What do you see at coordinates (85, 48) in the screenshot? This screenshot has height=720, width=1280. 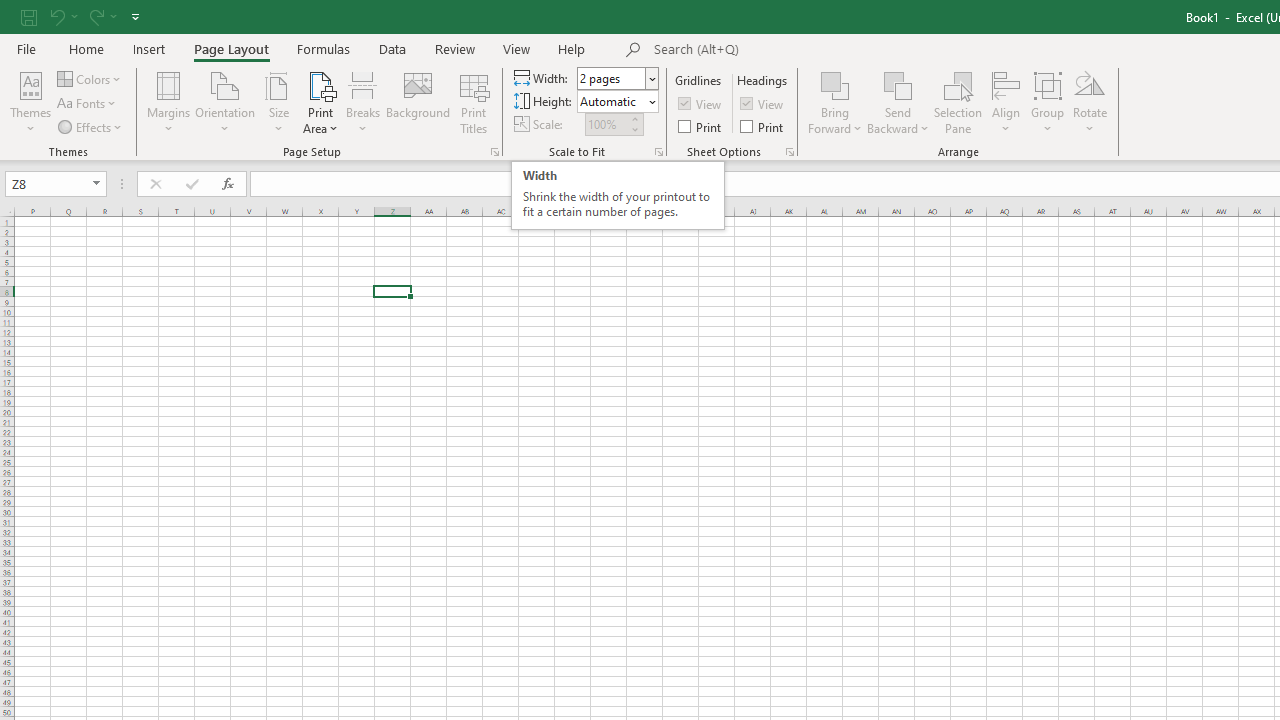 I see `'Home'` at bounding box center [85, 48].